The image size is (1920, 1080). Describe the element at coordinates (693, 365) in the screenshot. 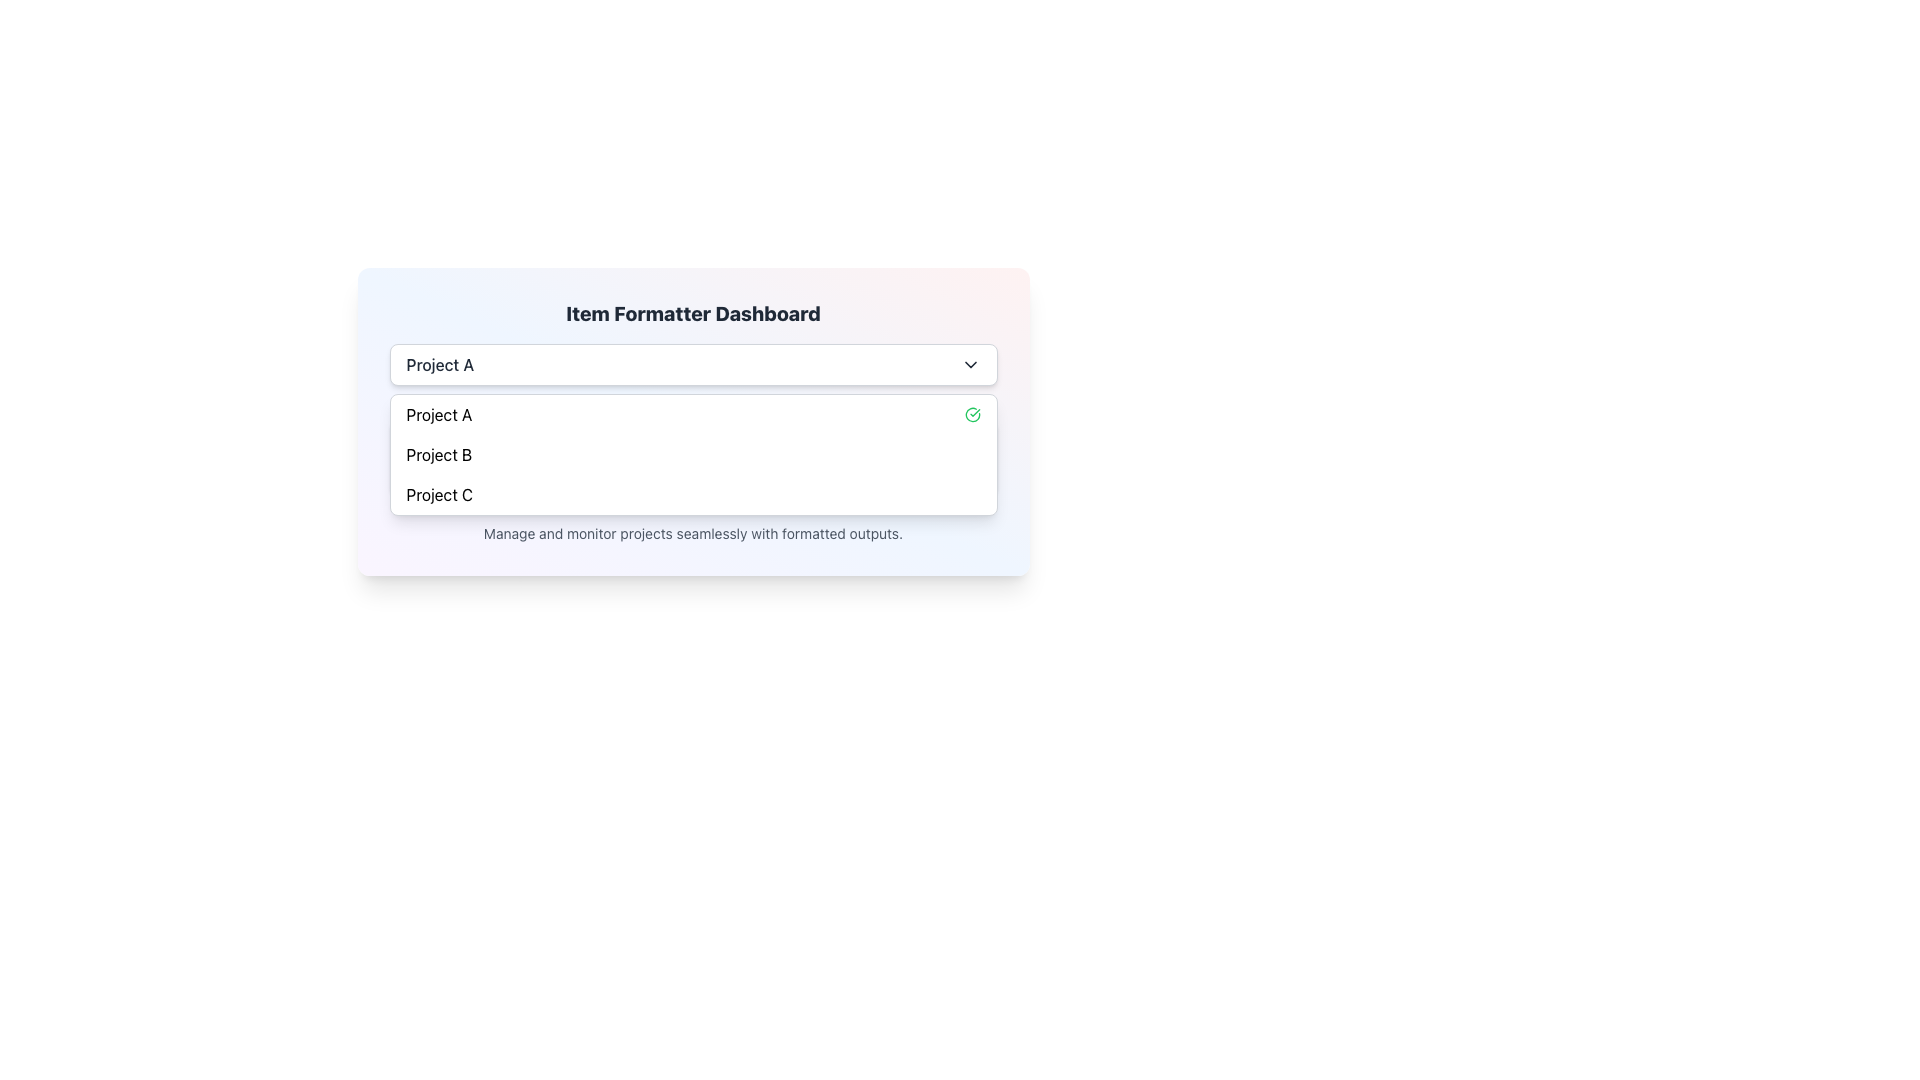

I see `the dropdown menu displaying 'Project A'` at that location.